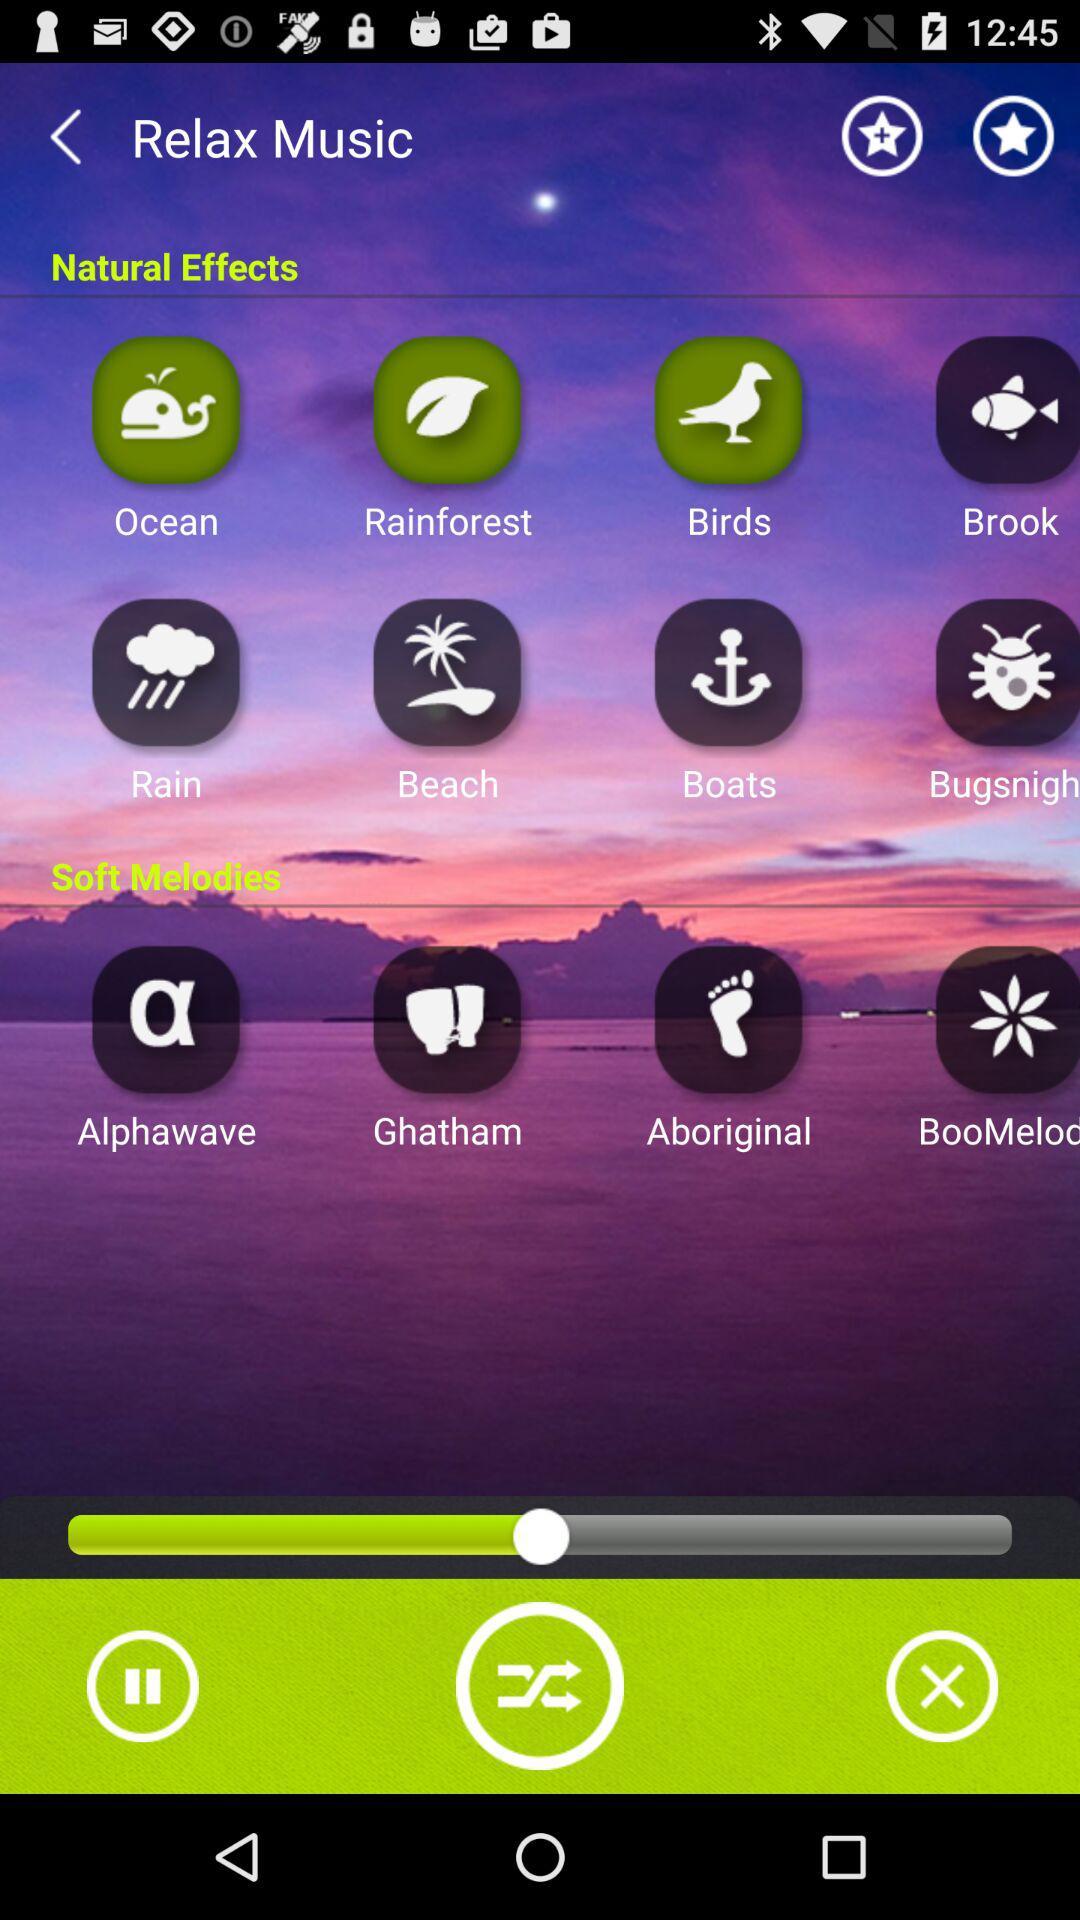 The image size is (1080, 1920). Describe the element at coordinates (1002, 1089) in the screenshot. I see `the star icon` at that location.